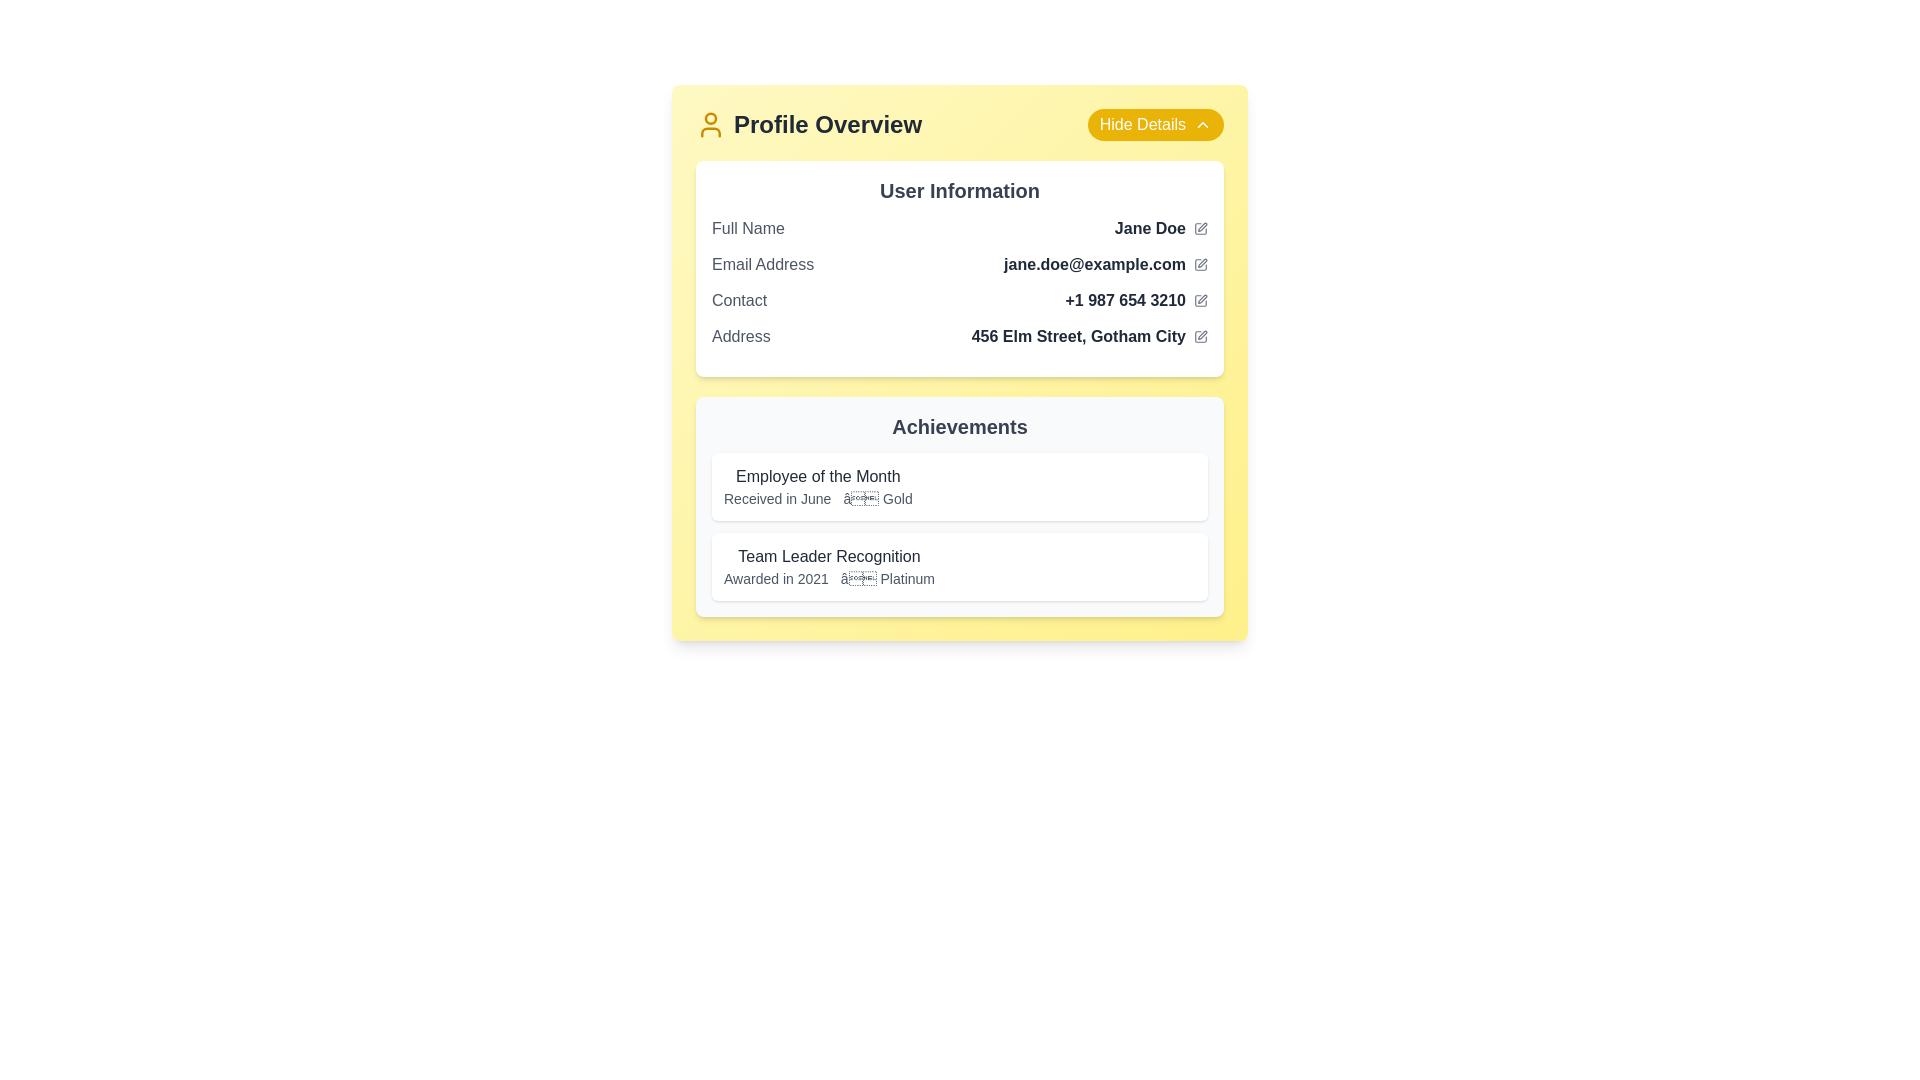 The image size is (1920, 1080). Describe the element at coordinates (829, 578) in the screenshot. I see `the informational text displaying the award's year and level ('Platinum') located under the 'Achievements' section in the user profile interface, below the heading 'Team Leader Recognition'` at that location.